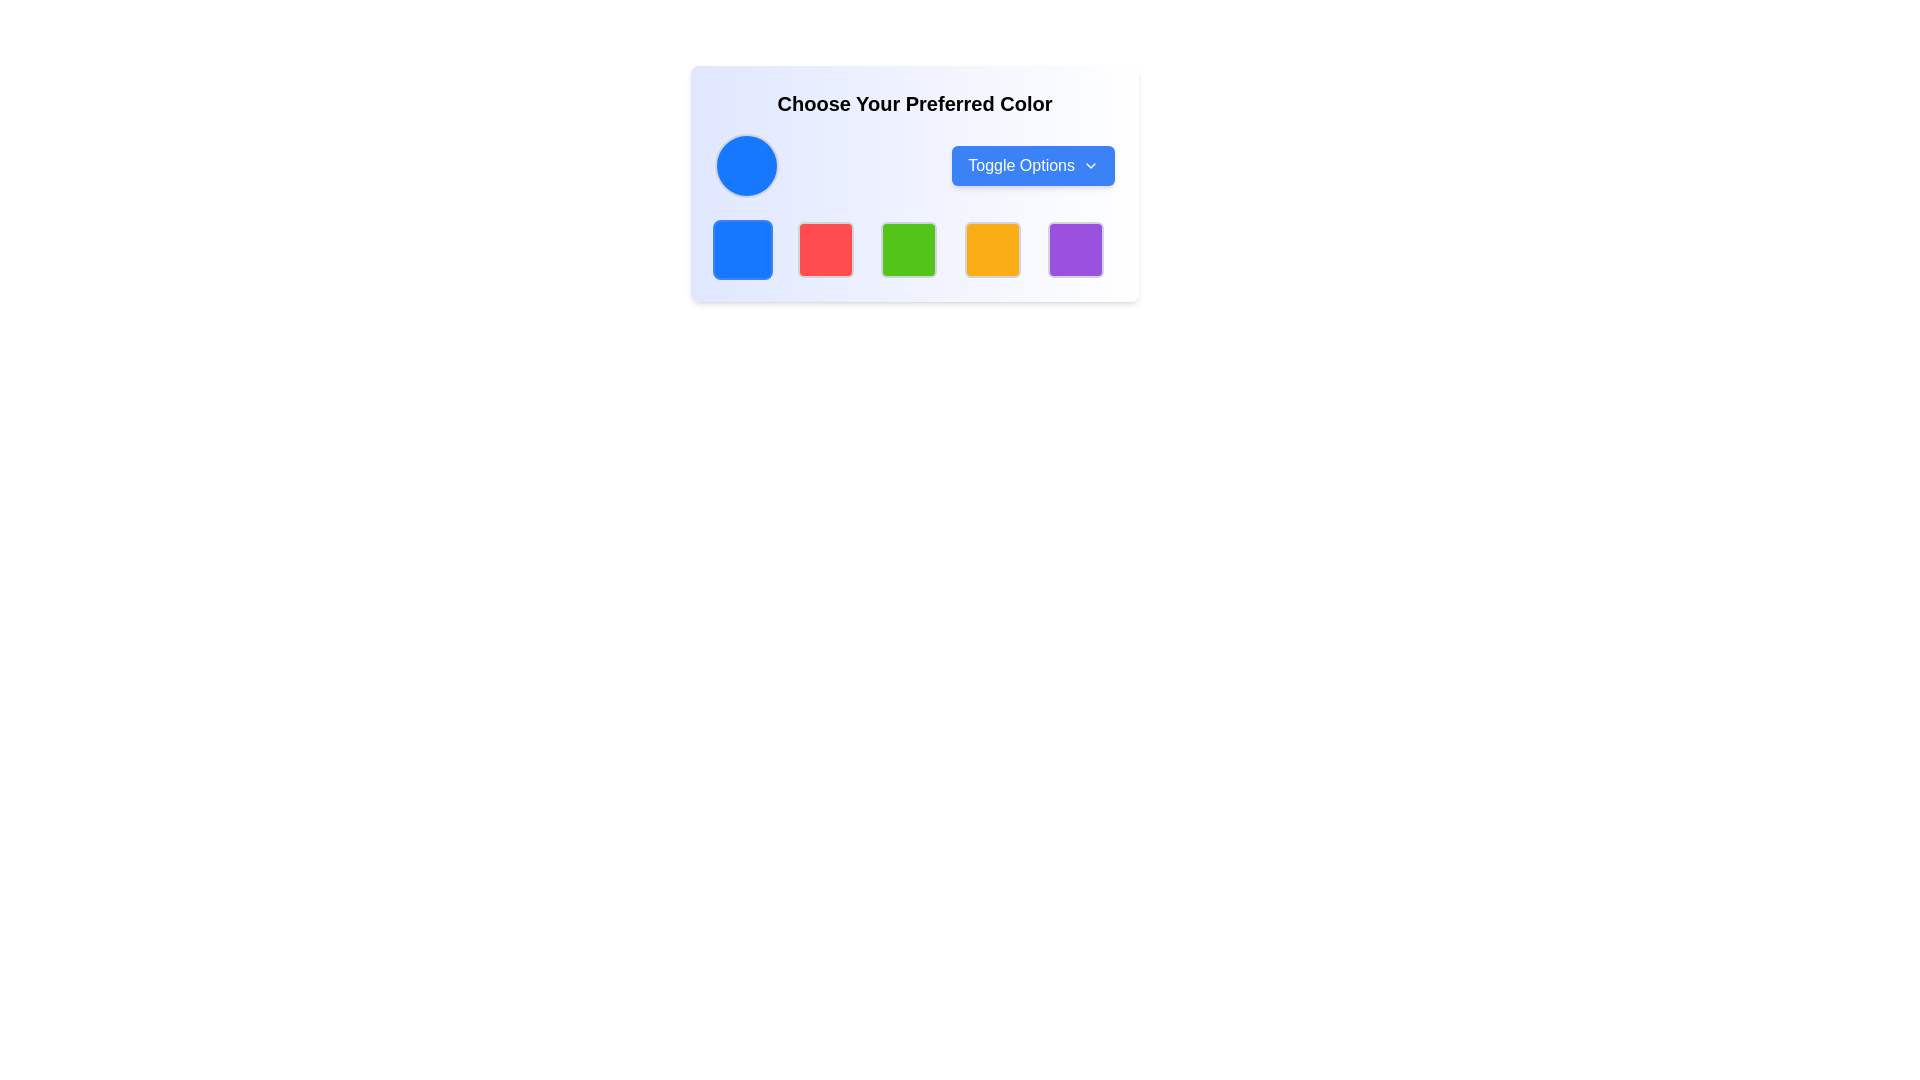  Describe the element at coordinates (1089, 164) in the screenshot. I see `the Chevron-down icon located within the 'Toggle Options' button in the upper-right corner of the colored selection-card interface` at that location.